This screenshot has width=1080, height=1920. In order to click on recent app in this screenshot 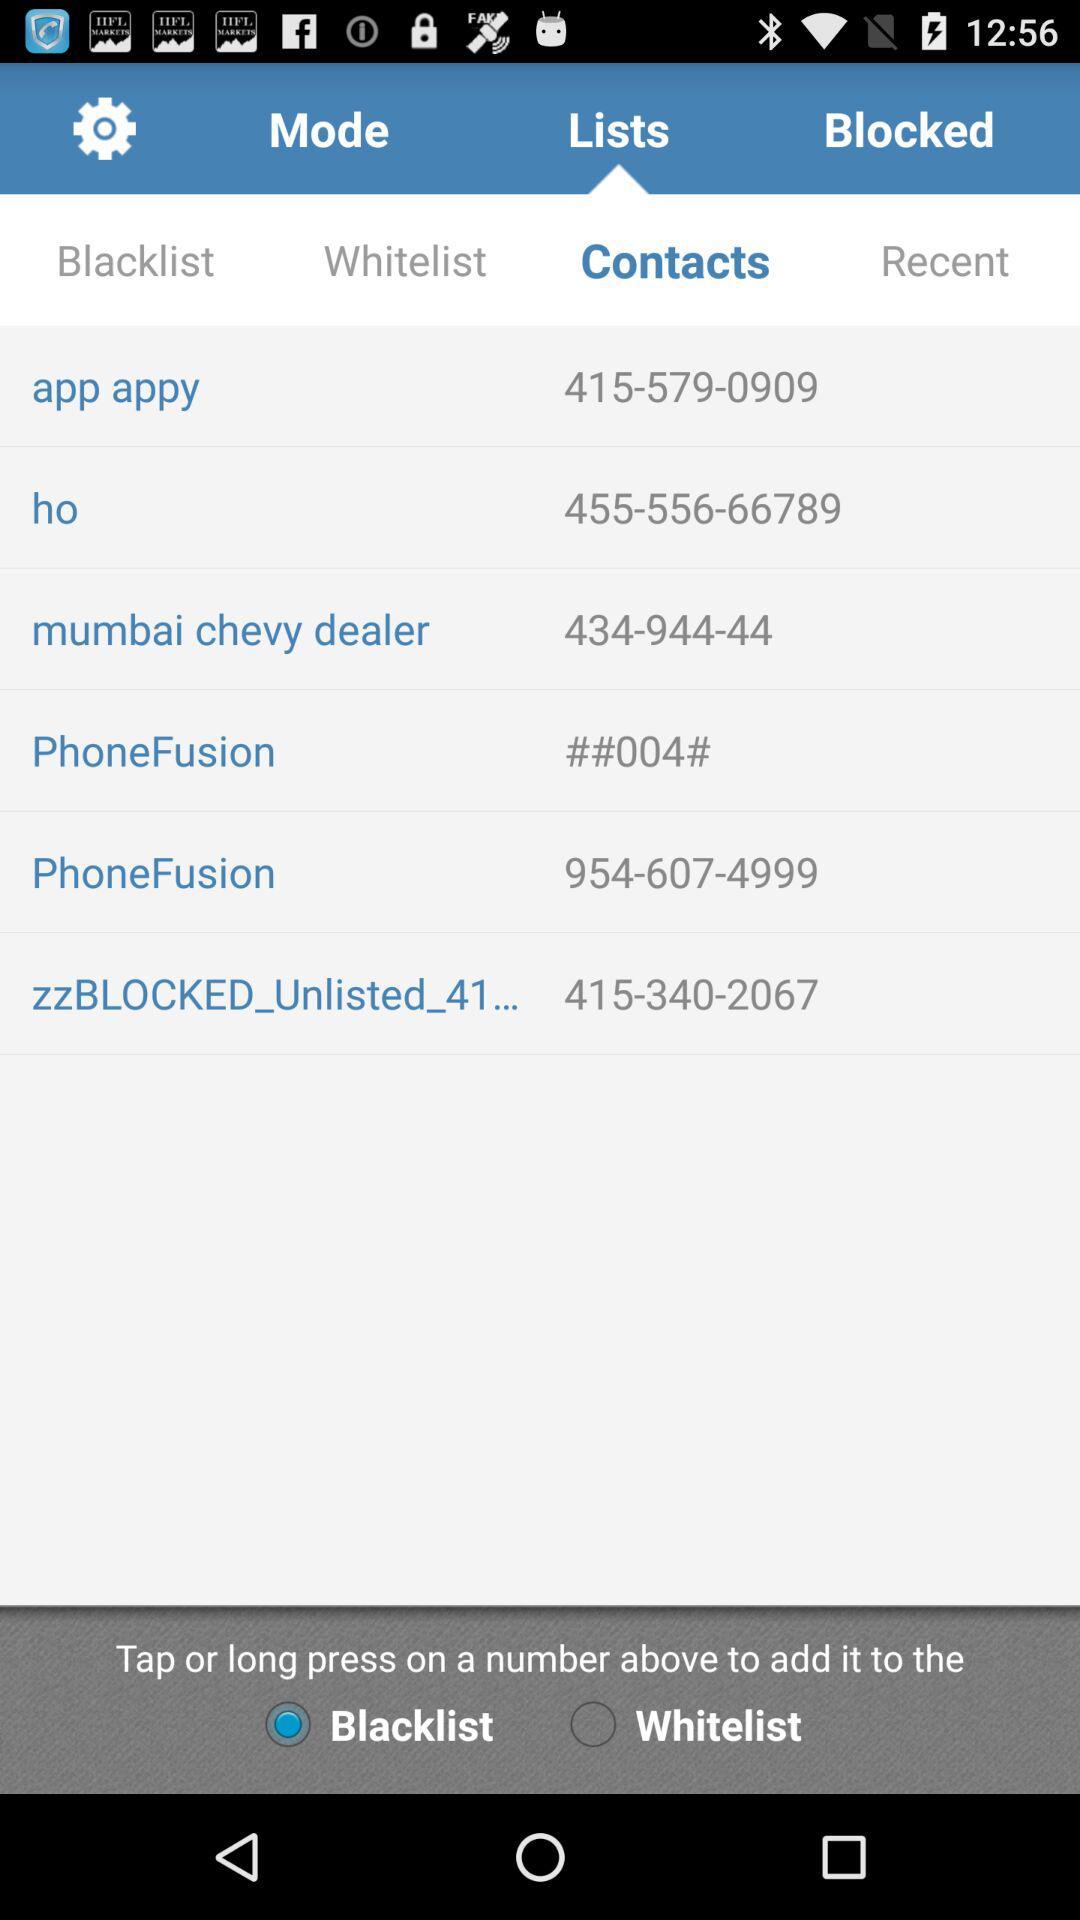, I will do `click(945, 258)`.